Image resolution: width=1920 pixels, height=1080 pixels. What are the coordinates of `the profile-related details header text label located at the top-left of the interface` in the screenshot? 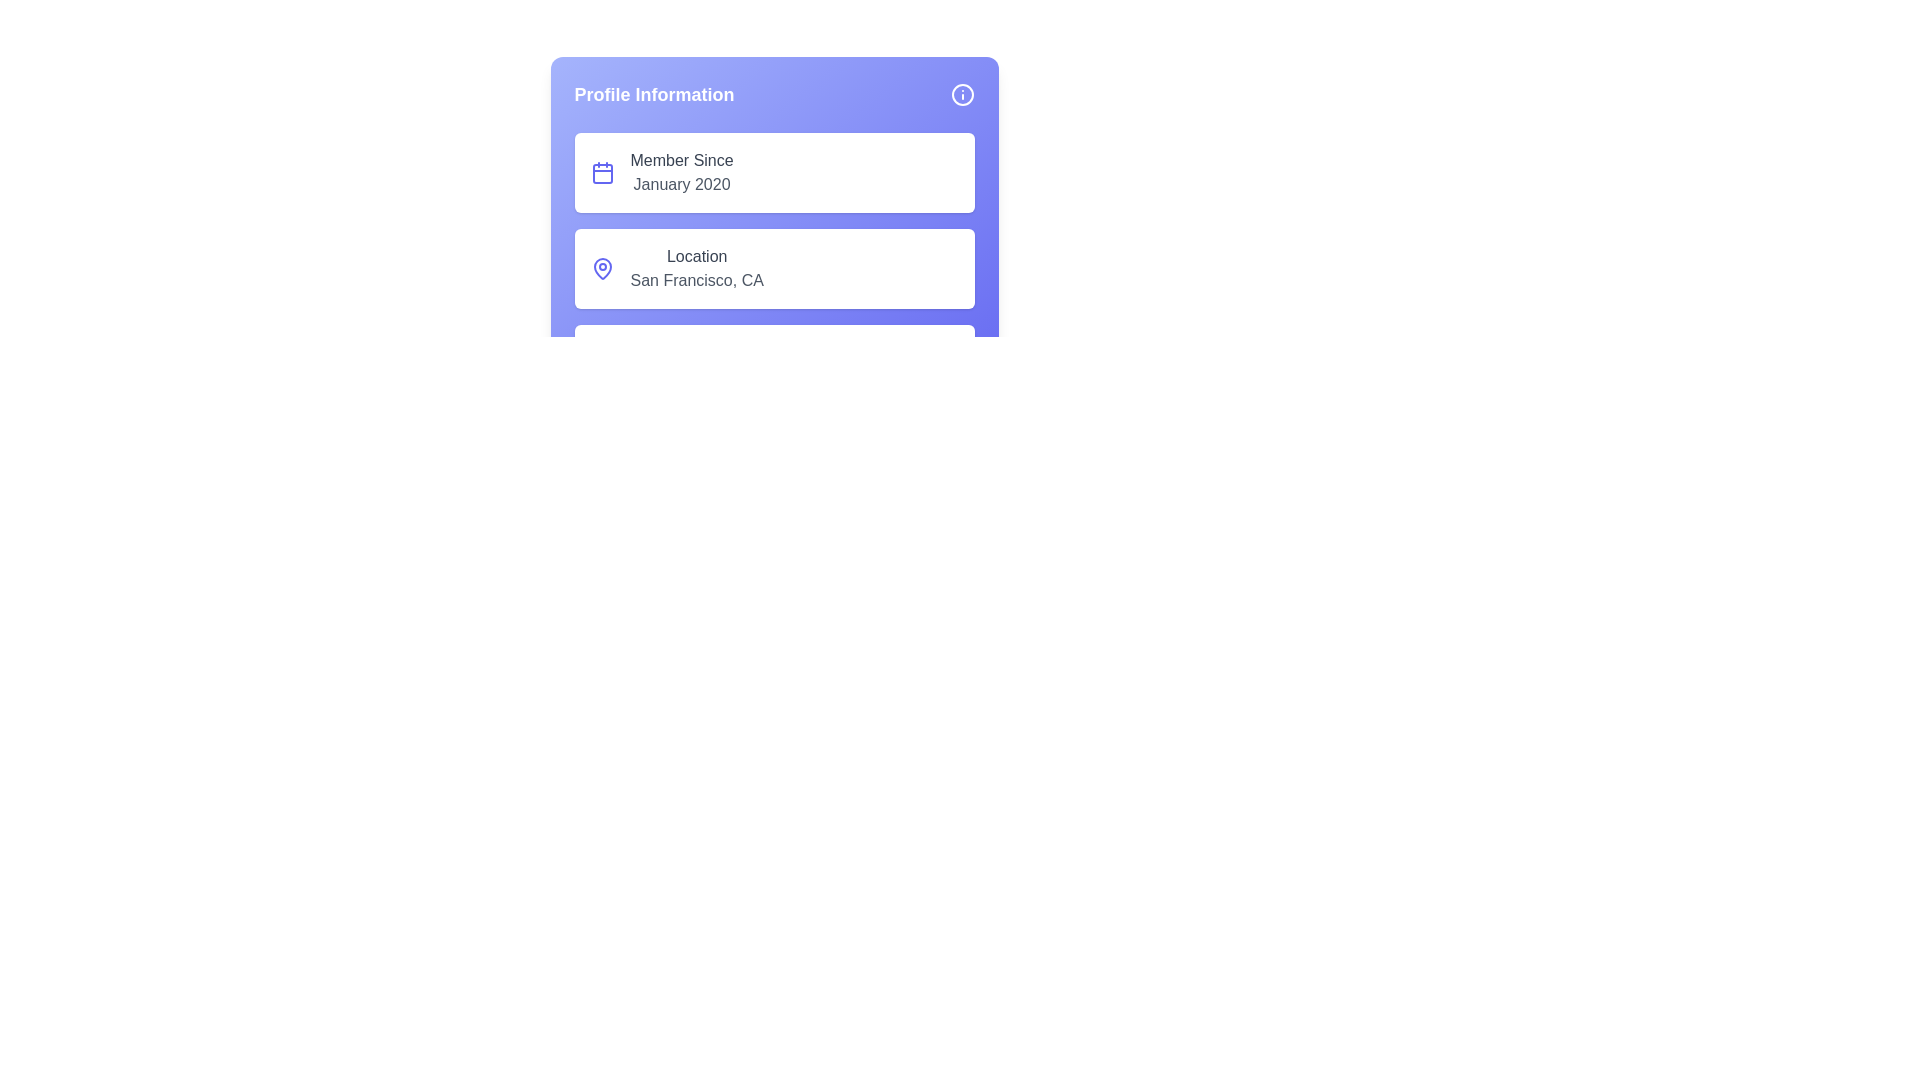 It's located at (654, 95).